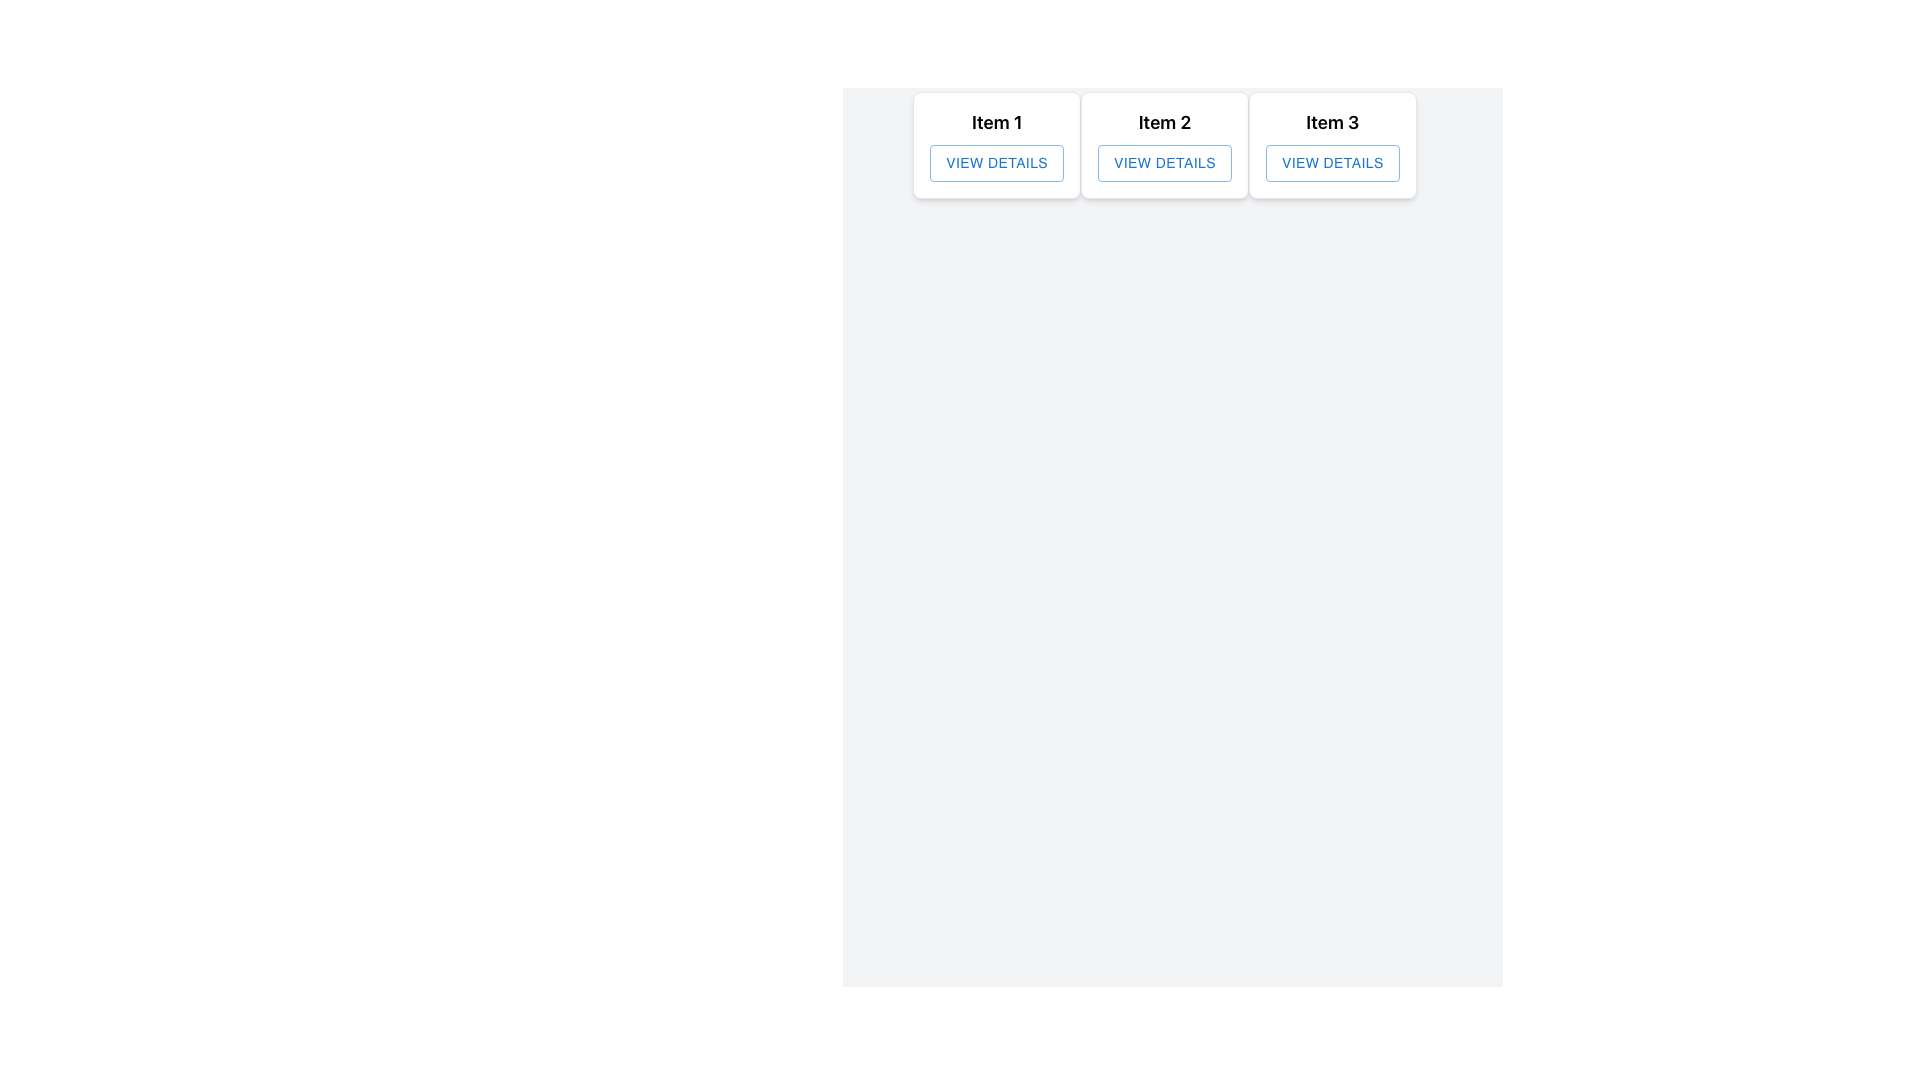  Describe the element at coordinates (997, 161) in the screenshot. I see `the button located below 'Item 1' in the first item of a horizontally arranged row` at that location.